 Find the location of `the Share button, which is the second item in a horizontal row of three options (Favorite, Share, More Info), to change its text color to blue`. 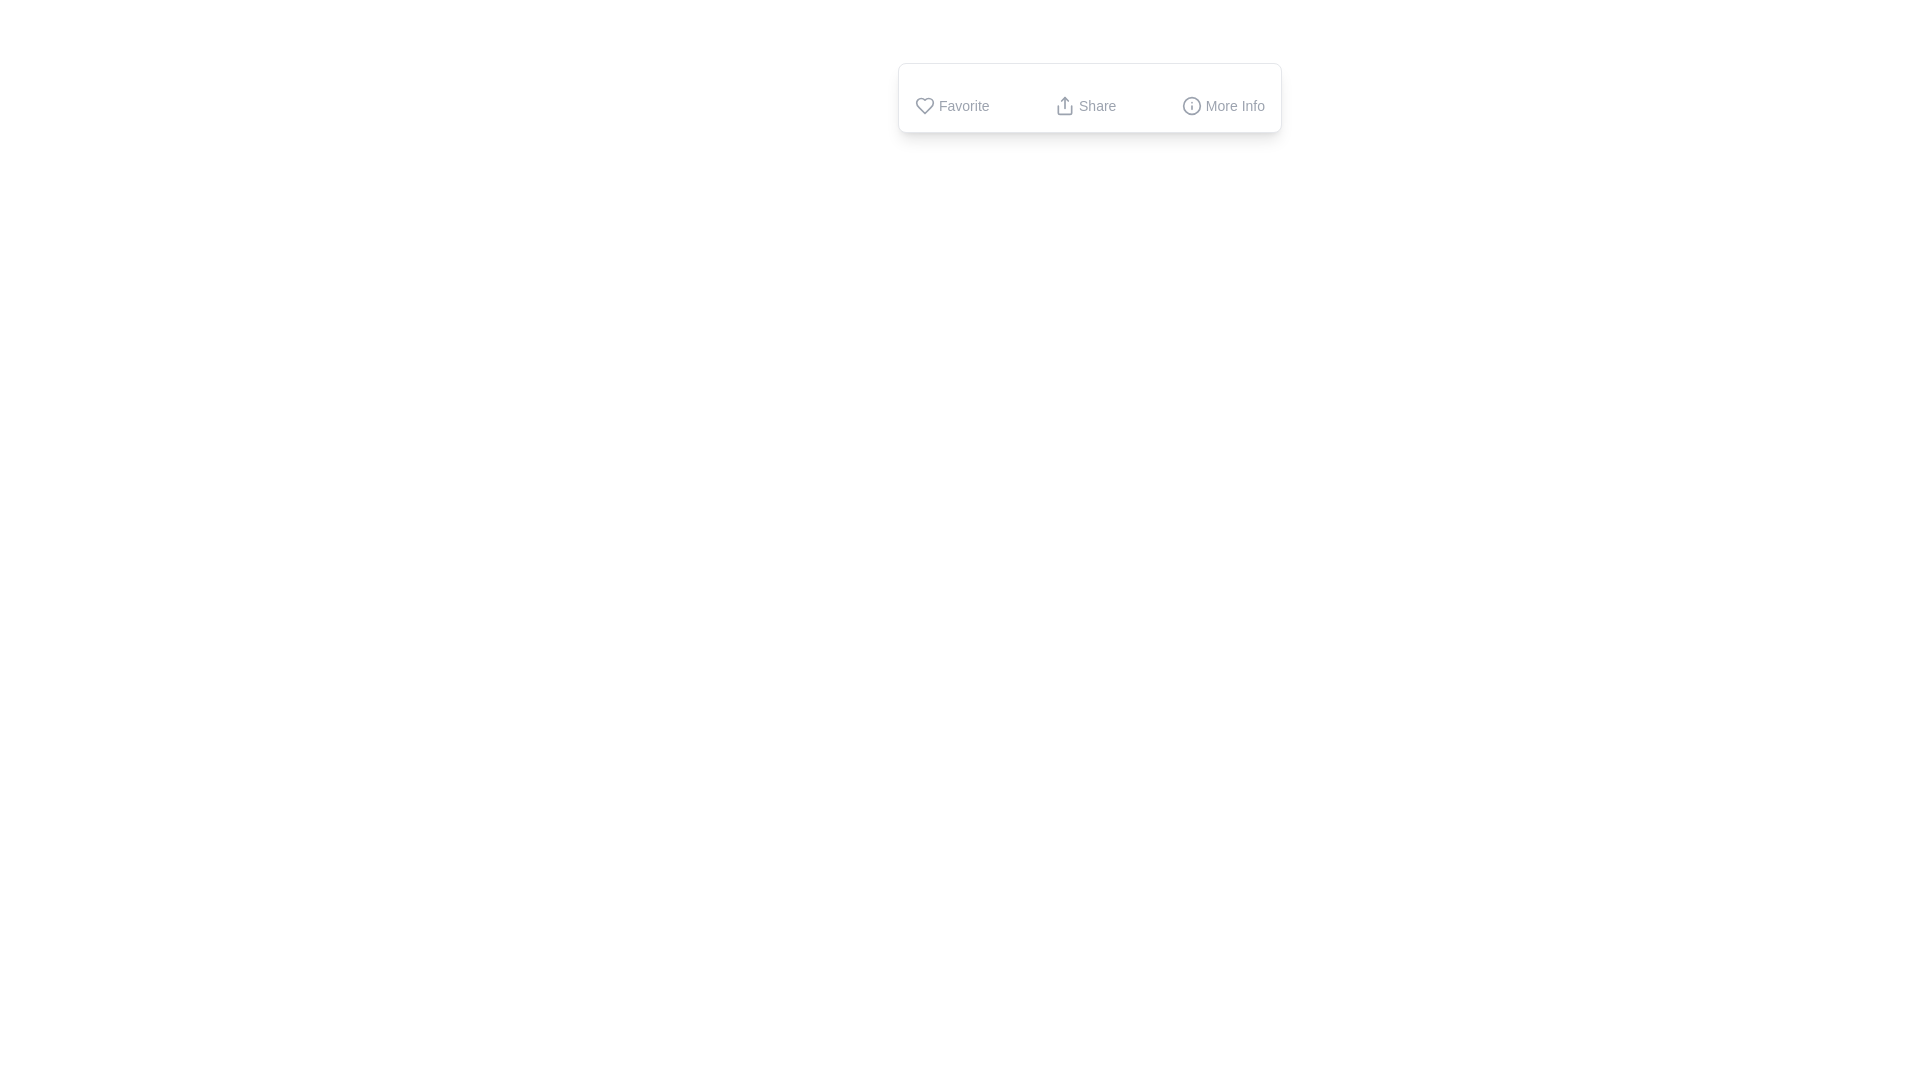

the Share button, which is the second item in a horizontal row of three options (Favorite, Share, More Info), to change its text color to blue is located at coordinates (1088, 97).